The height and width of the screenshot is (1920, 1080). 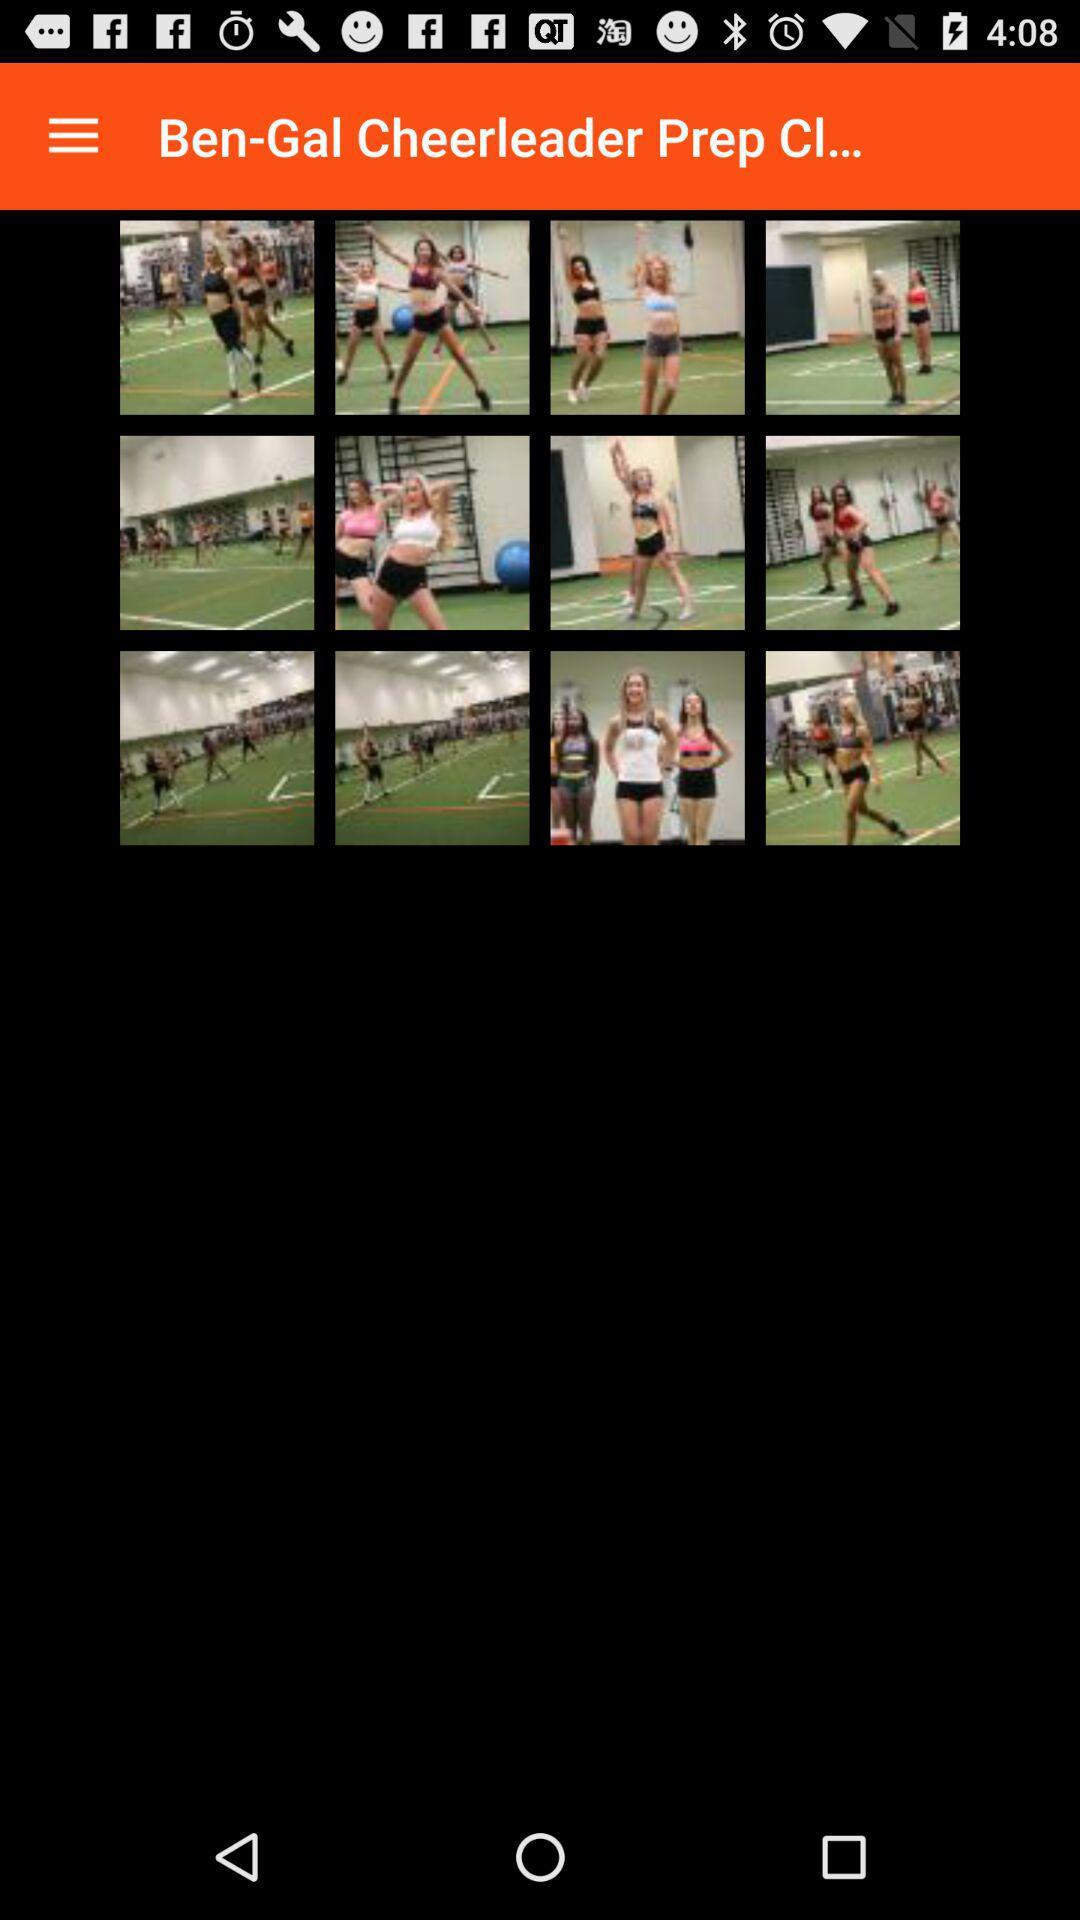 I want to click on watch video full screen, so click(x=861, y=316).